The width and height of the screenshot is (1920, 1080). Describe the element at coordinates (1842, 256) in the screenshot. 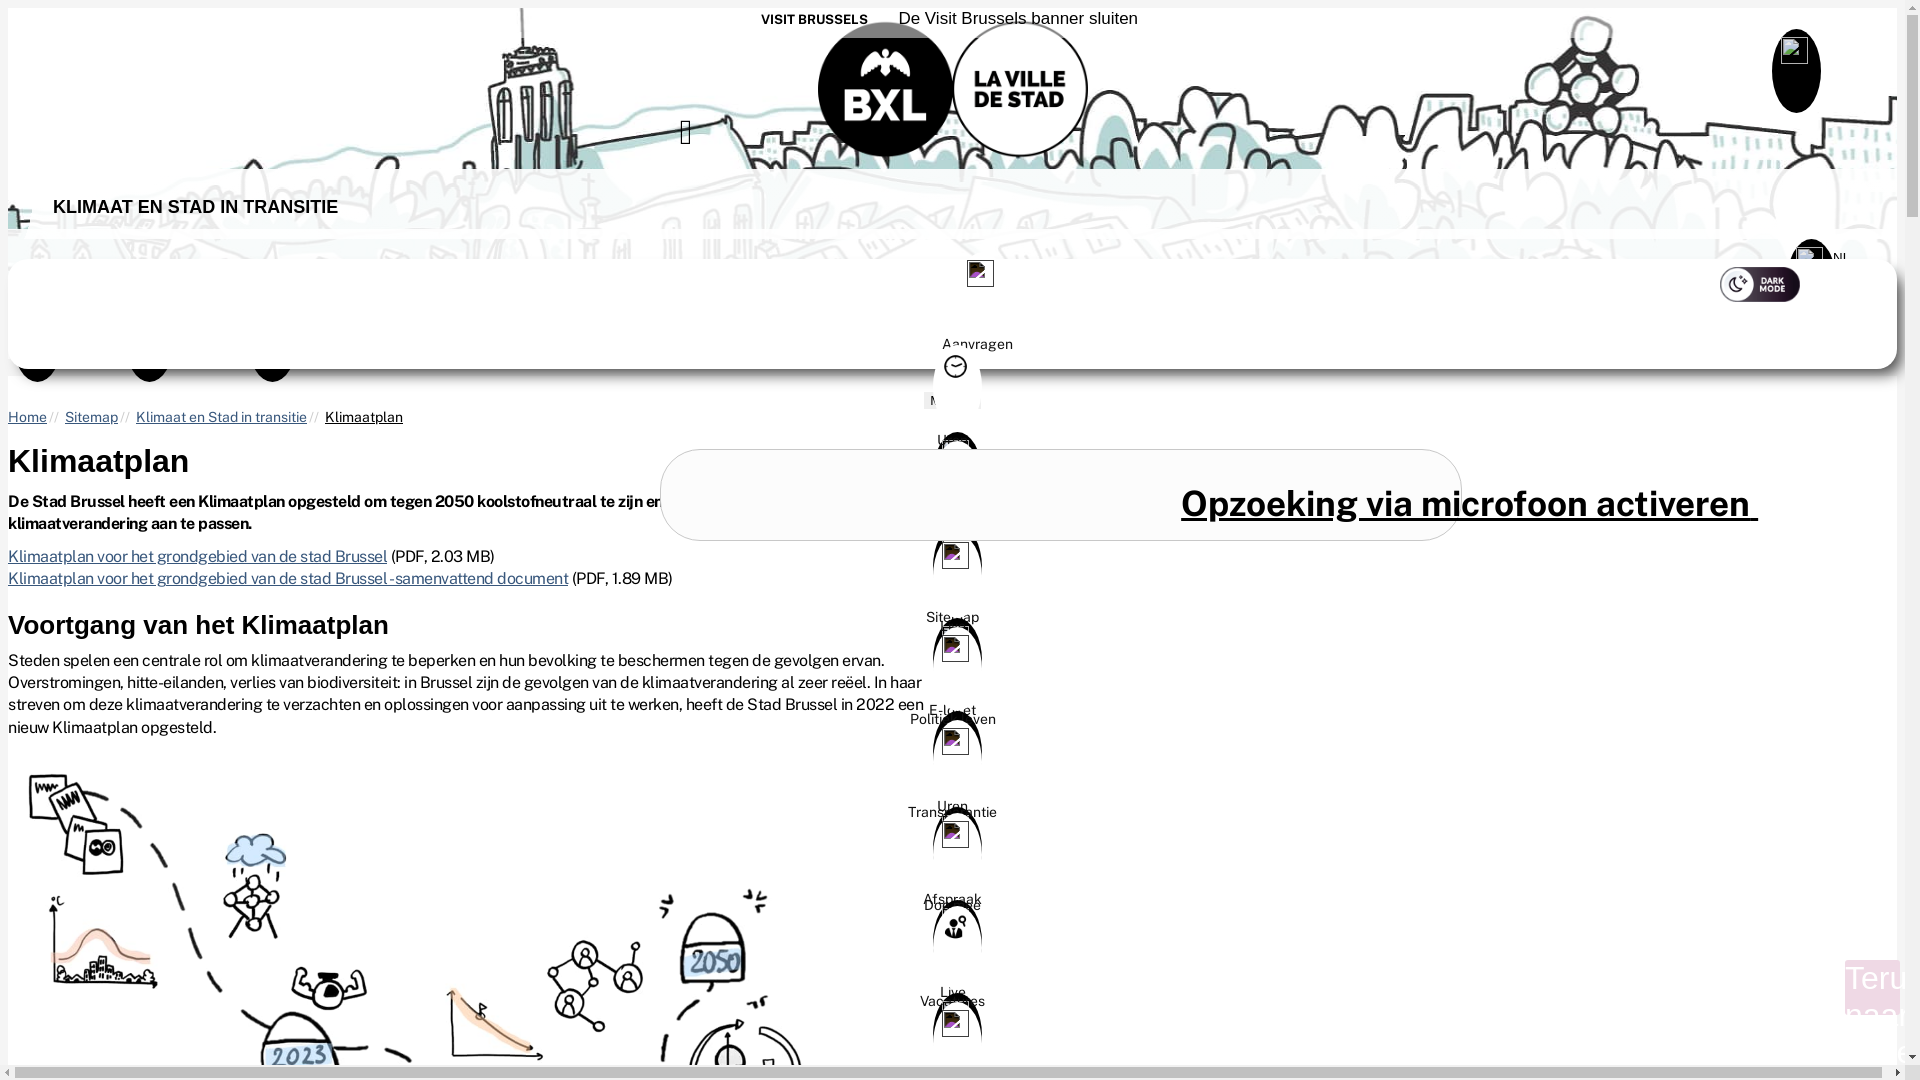

I see `'NL '` at that location.